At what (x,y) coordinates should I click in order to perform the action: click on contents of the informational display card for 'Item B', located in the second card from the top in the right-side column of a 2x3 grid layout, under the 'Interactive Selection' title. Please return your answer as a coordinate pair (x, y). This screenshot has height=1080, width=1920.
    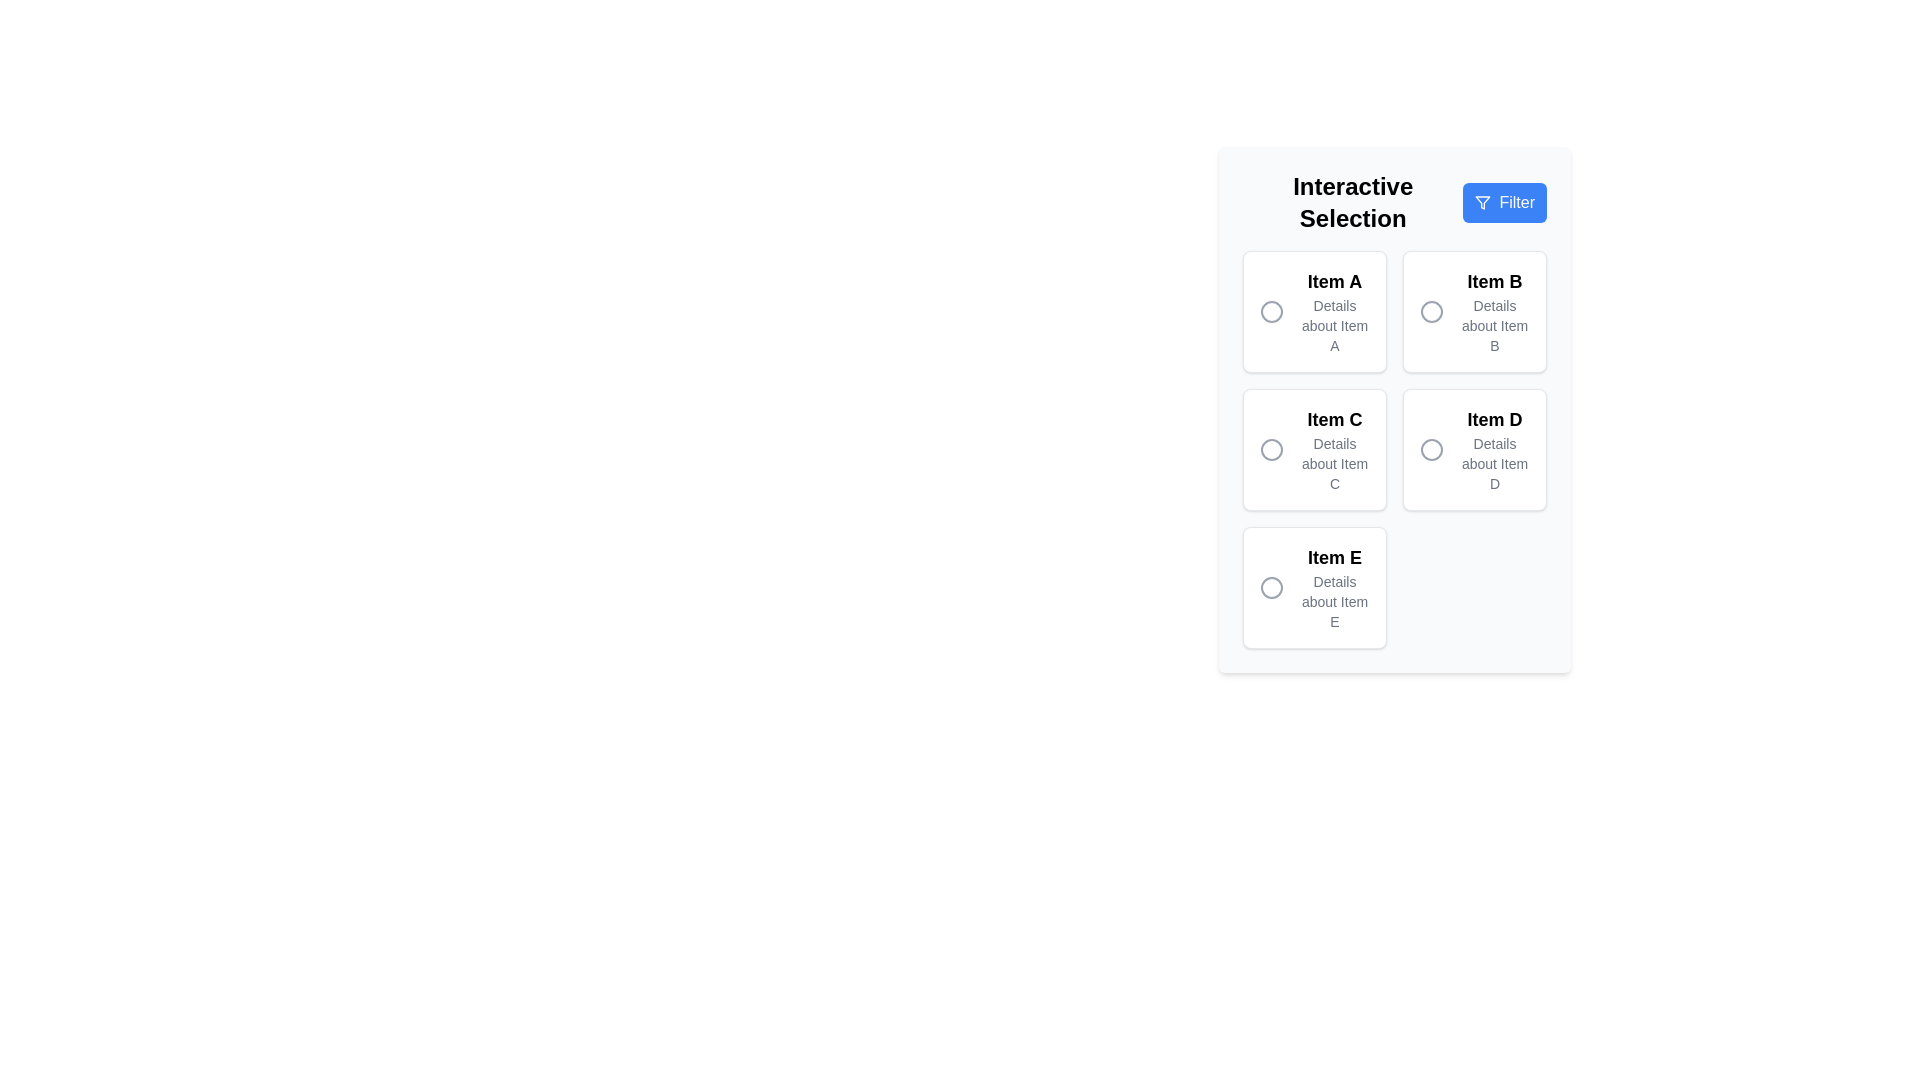
    Looking at the image, I should click on (1494, 312).